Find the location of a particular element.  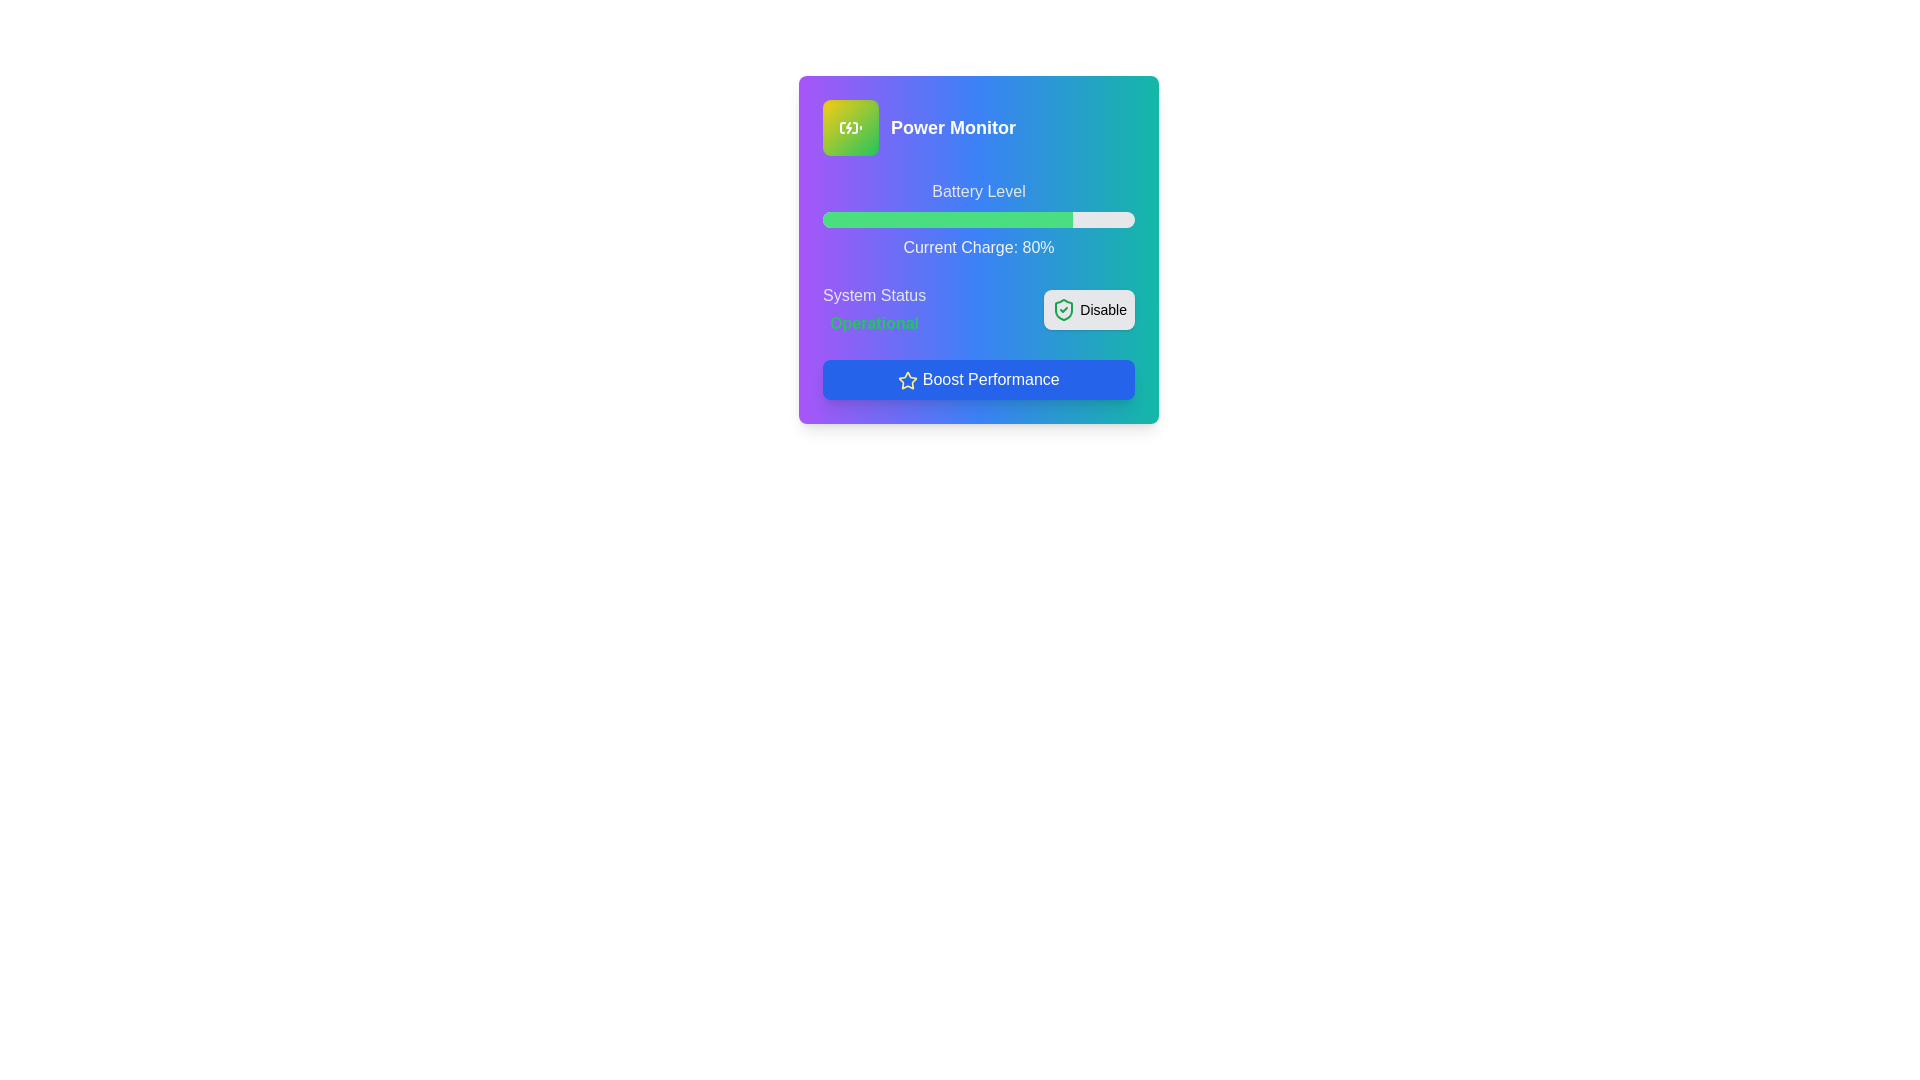

the text label that serves as a title for monitoring power usage, located centrally at the top of the interface to the right of a battery icon is located at coordinates (952, 127).